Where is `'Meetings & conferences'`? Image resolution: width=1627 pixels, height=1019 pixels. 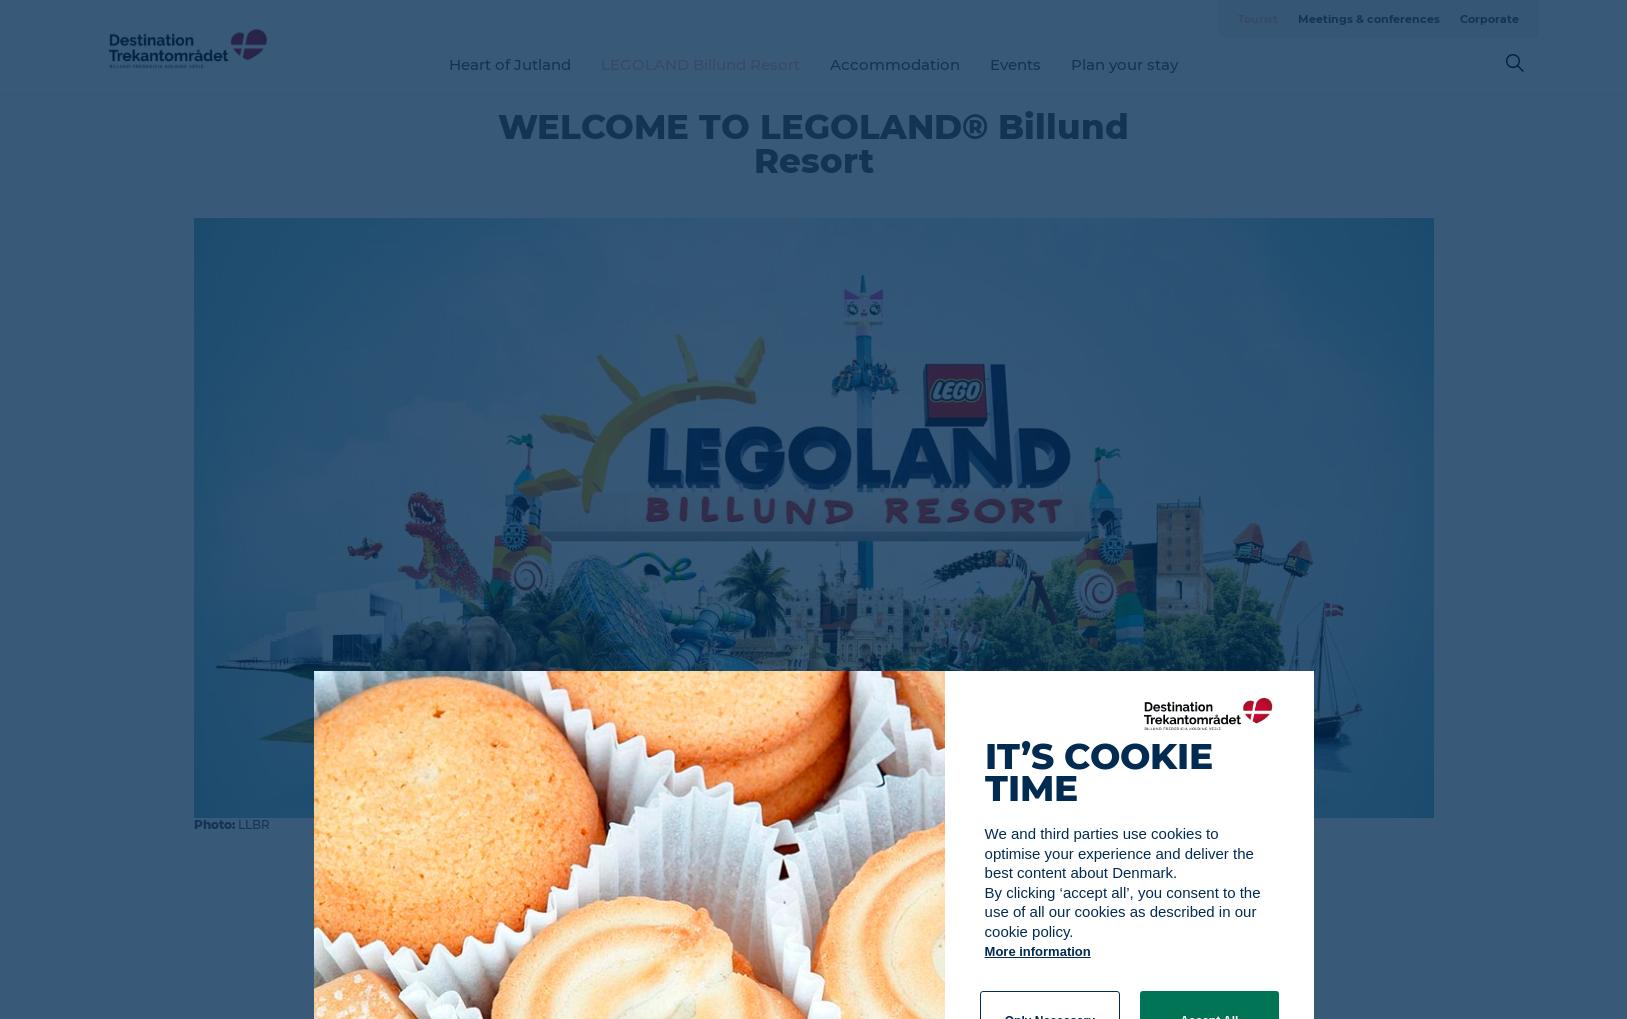
'Meetings & conferences' is located at coordinates (1367, 17).